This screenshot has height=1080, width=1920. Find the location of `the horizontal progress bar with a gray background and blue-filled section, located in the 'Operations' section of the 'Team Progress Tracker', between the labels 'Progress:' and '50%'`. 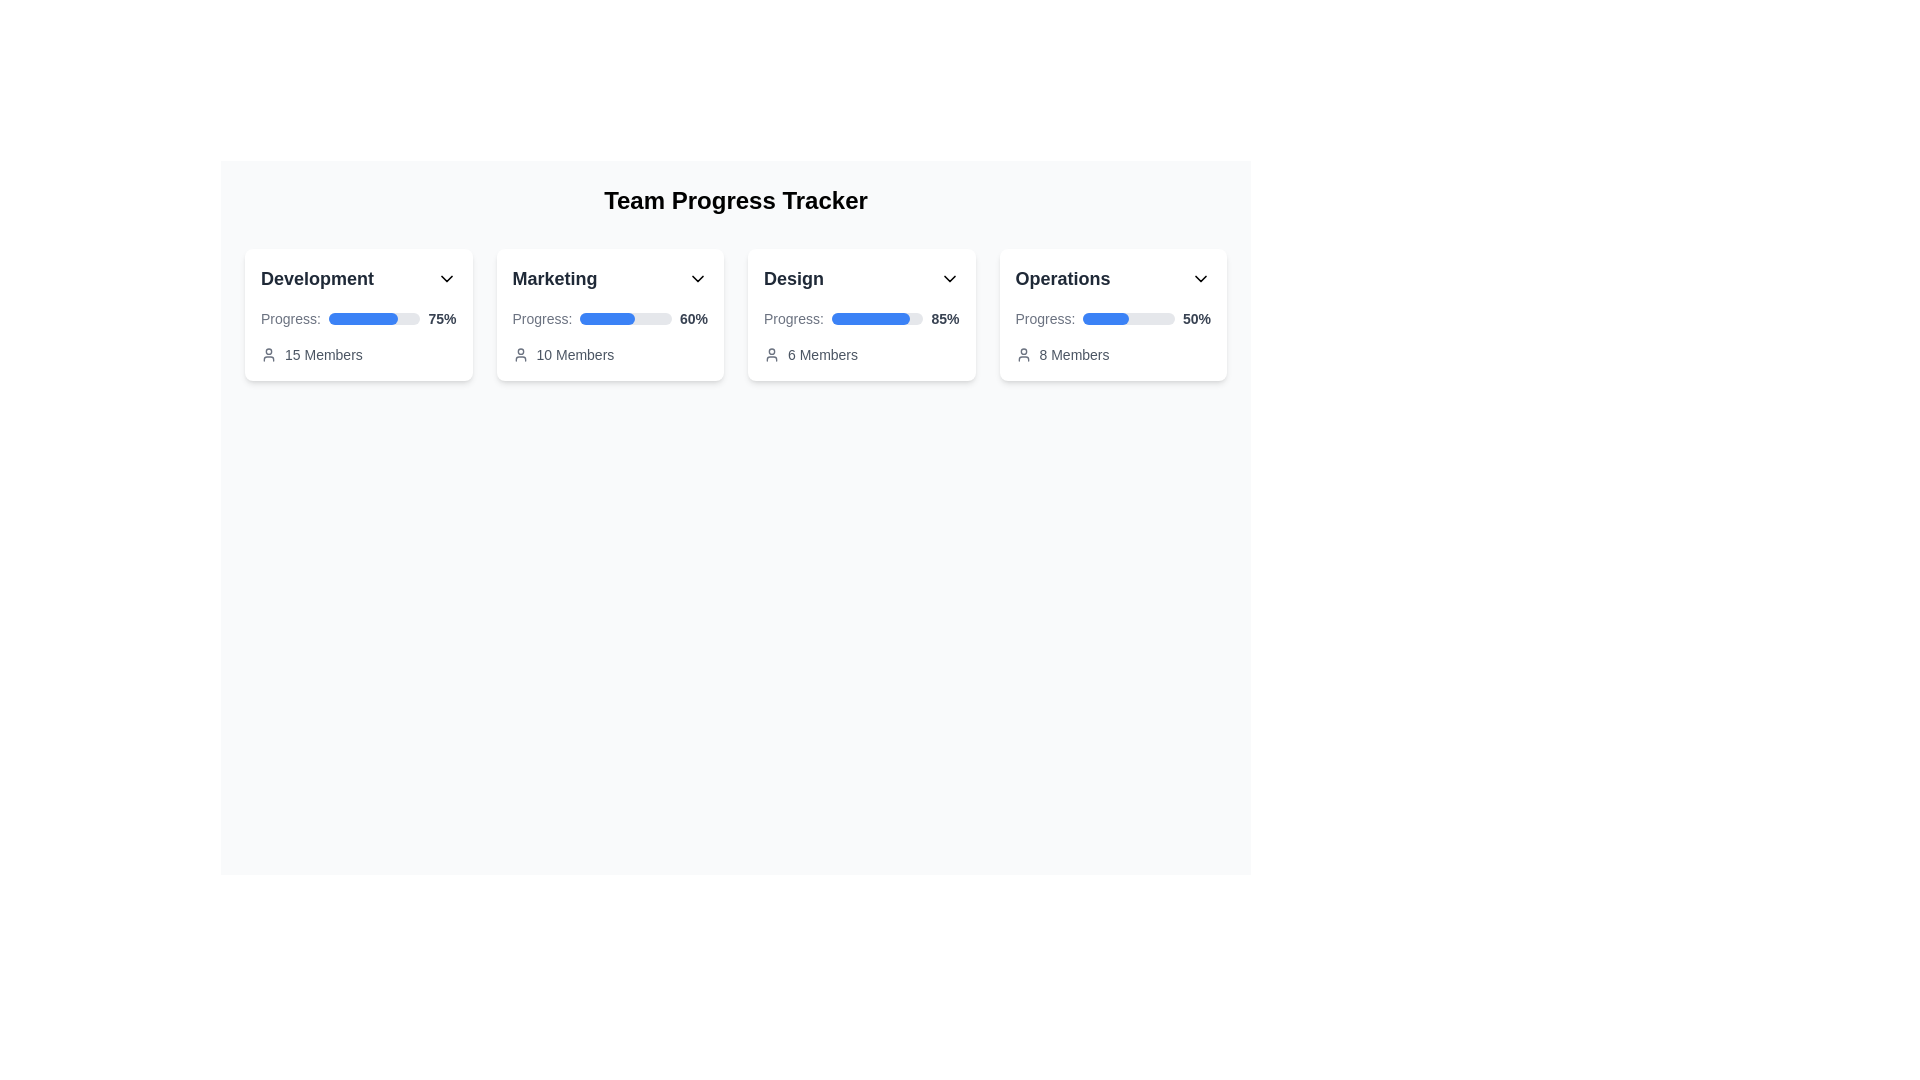

the horizontal progress bar with a gray background and blue-filled section, located in the 'Operations' section of the 'Team Progress Tracker', between the labels 'Progress:' and '50%' is located at coordinates (1129, 318).